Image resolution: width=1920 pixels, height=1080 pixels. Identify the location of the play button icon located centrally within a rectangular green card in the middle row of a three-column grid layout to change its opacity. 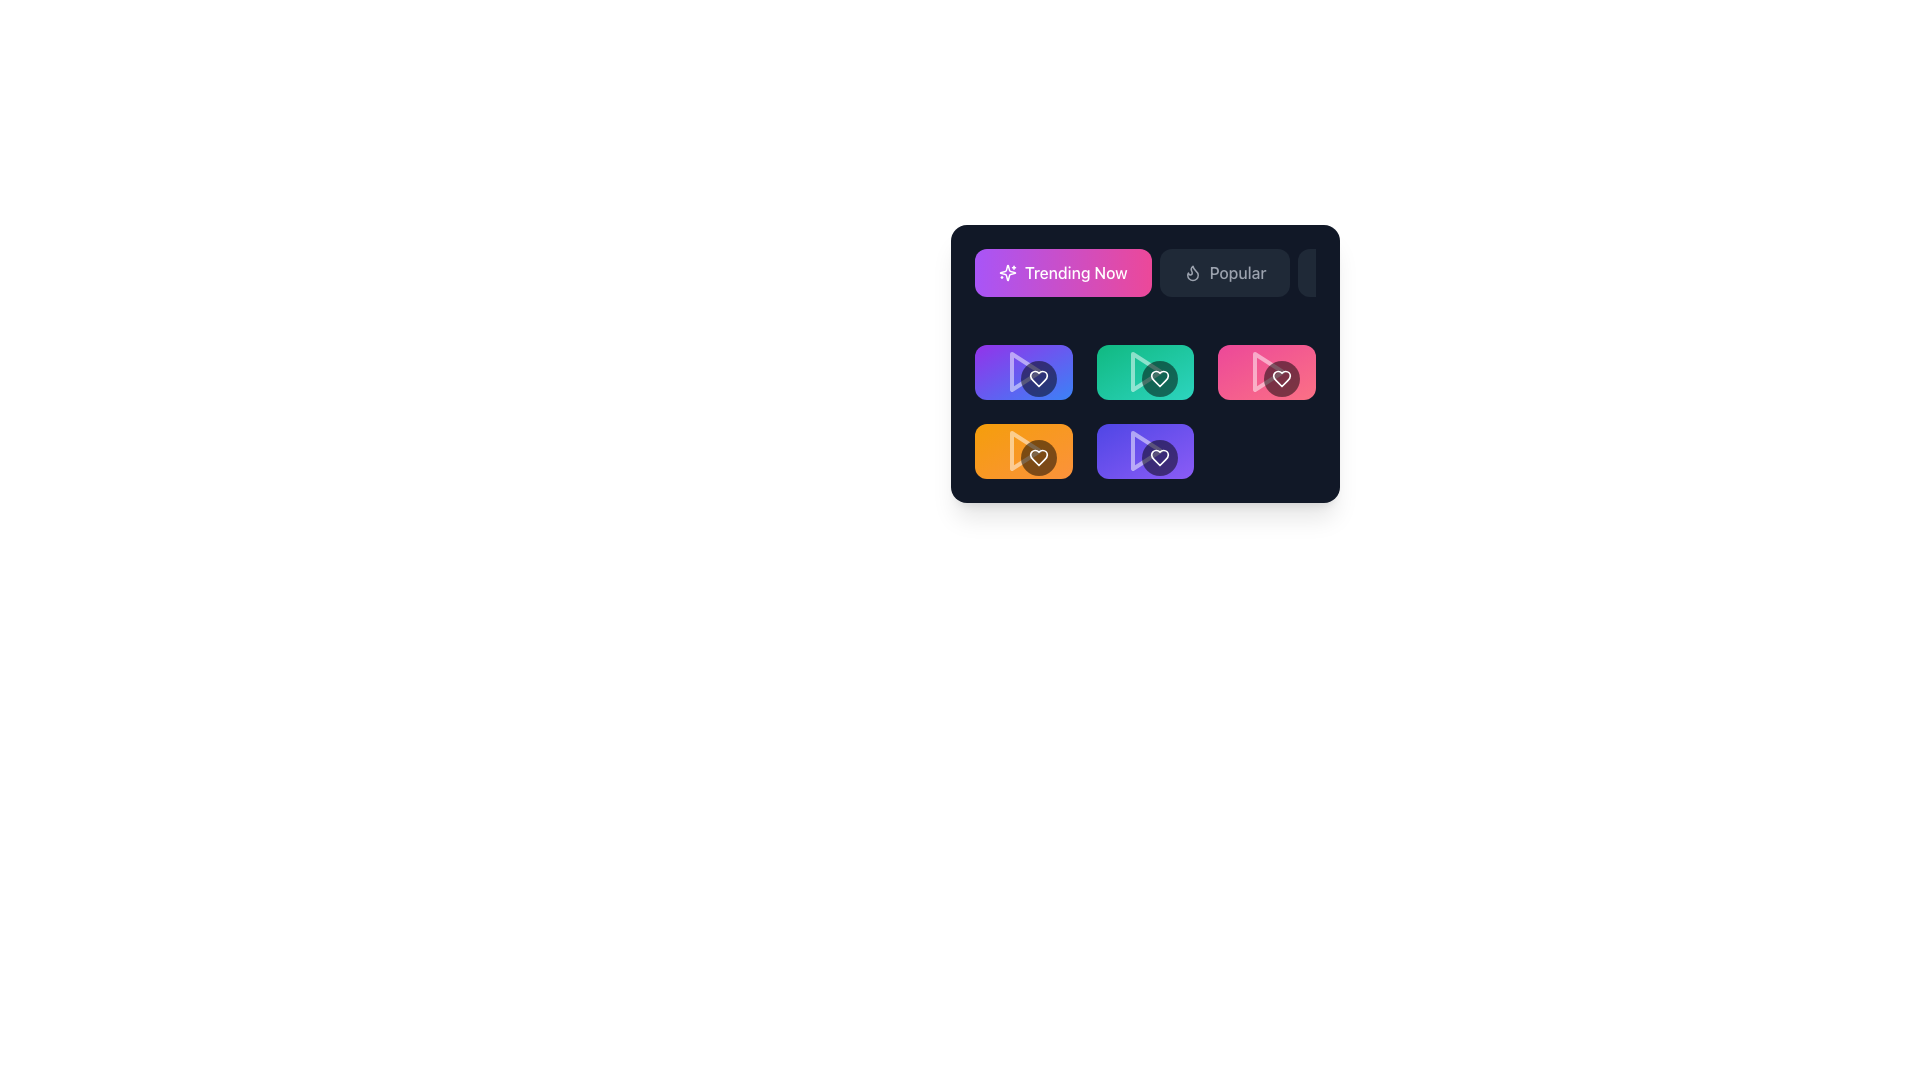
(1145, 372).